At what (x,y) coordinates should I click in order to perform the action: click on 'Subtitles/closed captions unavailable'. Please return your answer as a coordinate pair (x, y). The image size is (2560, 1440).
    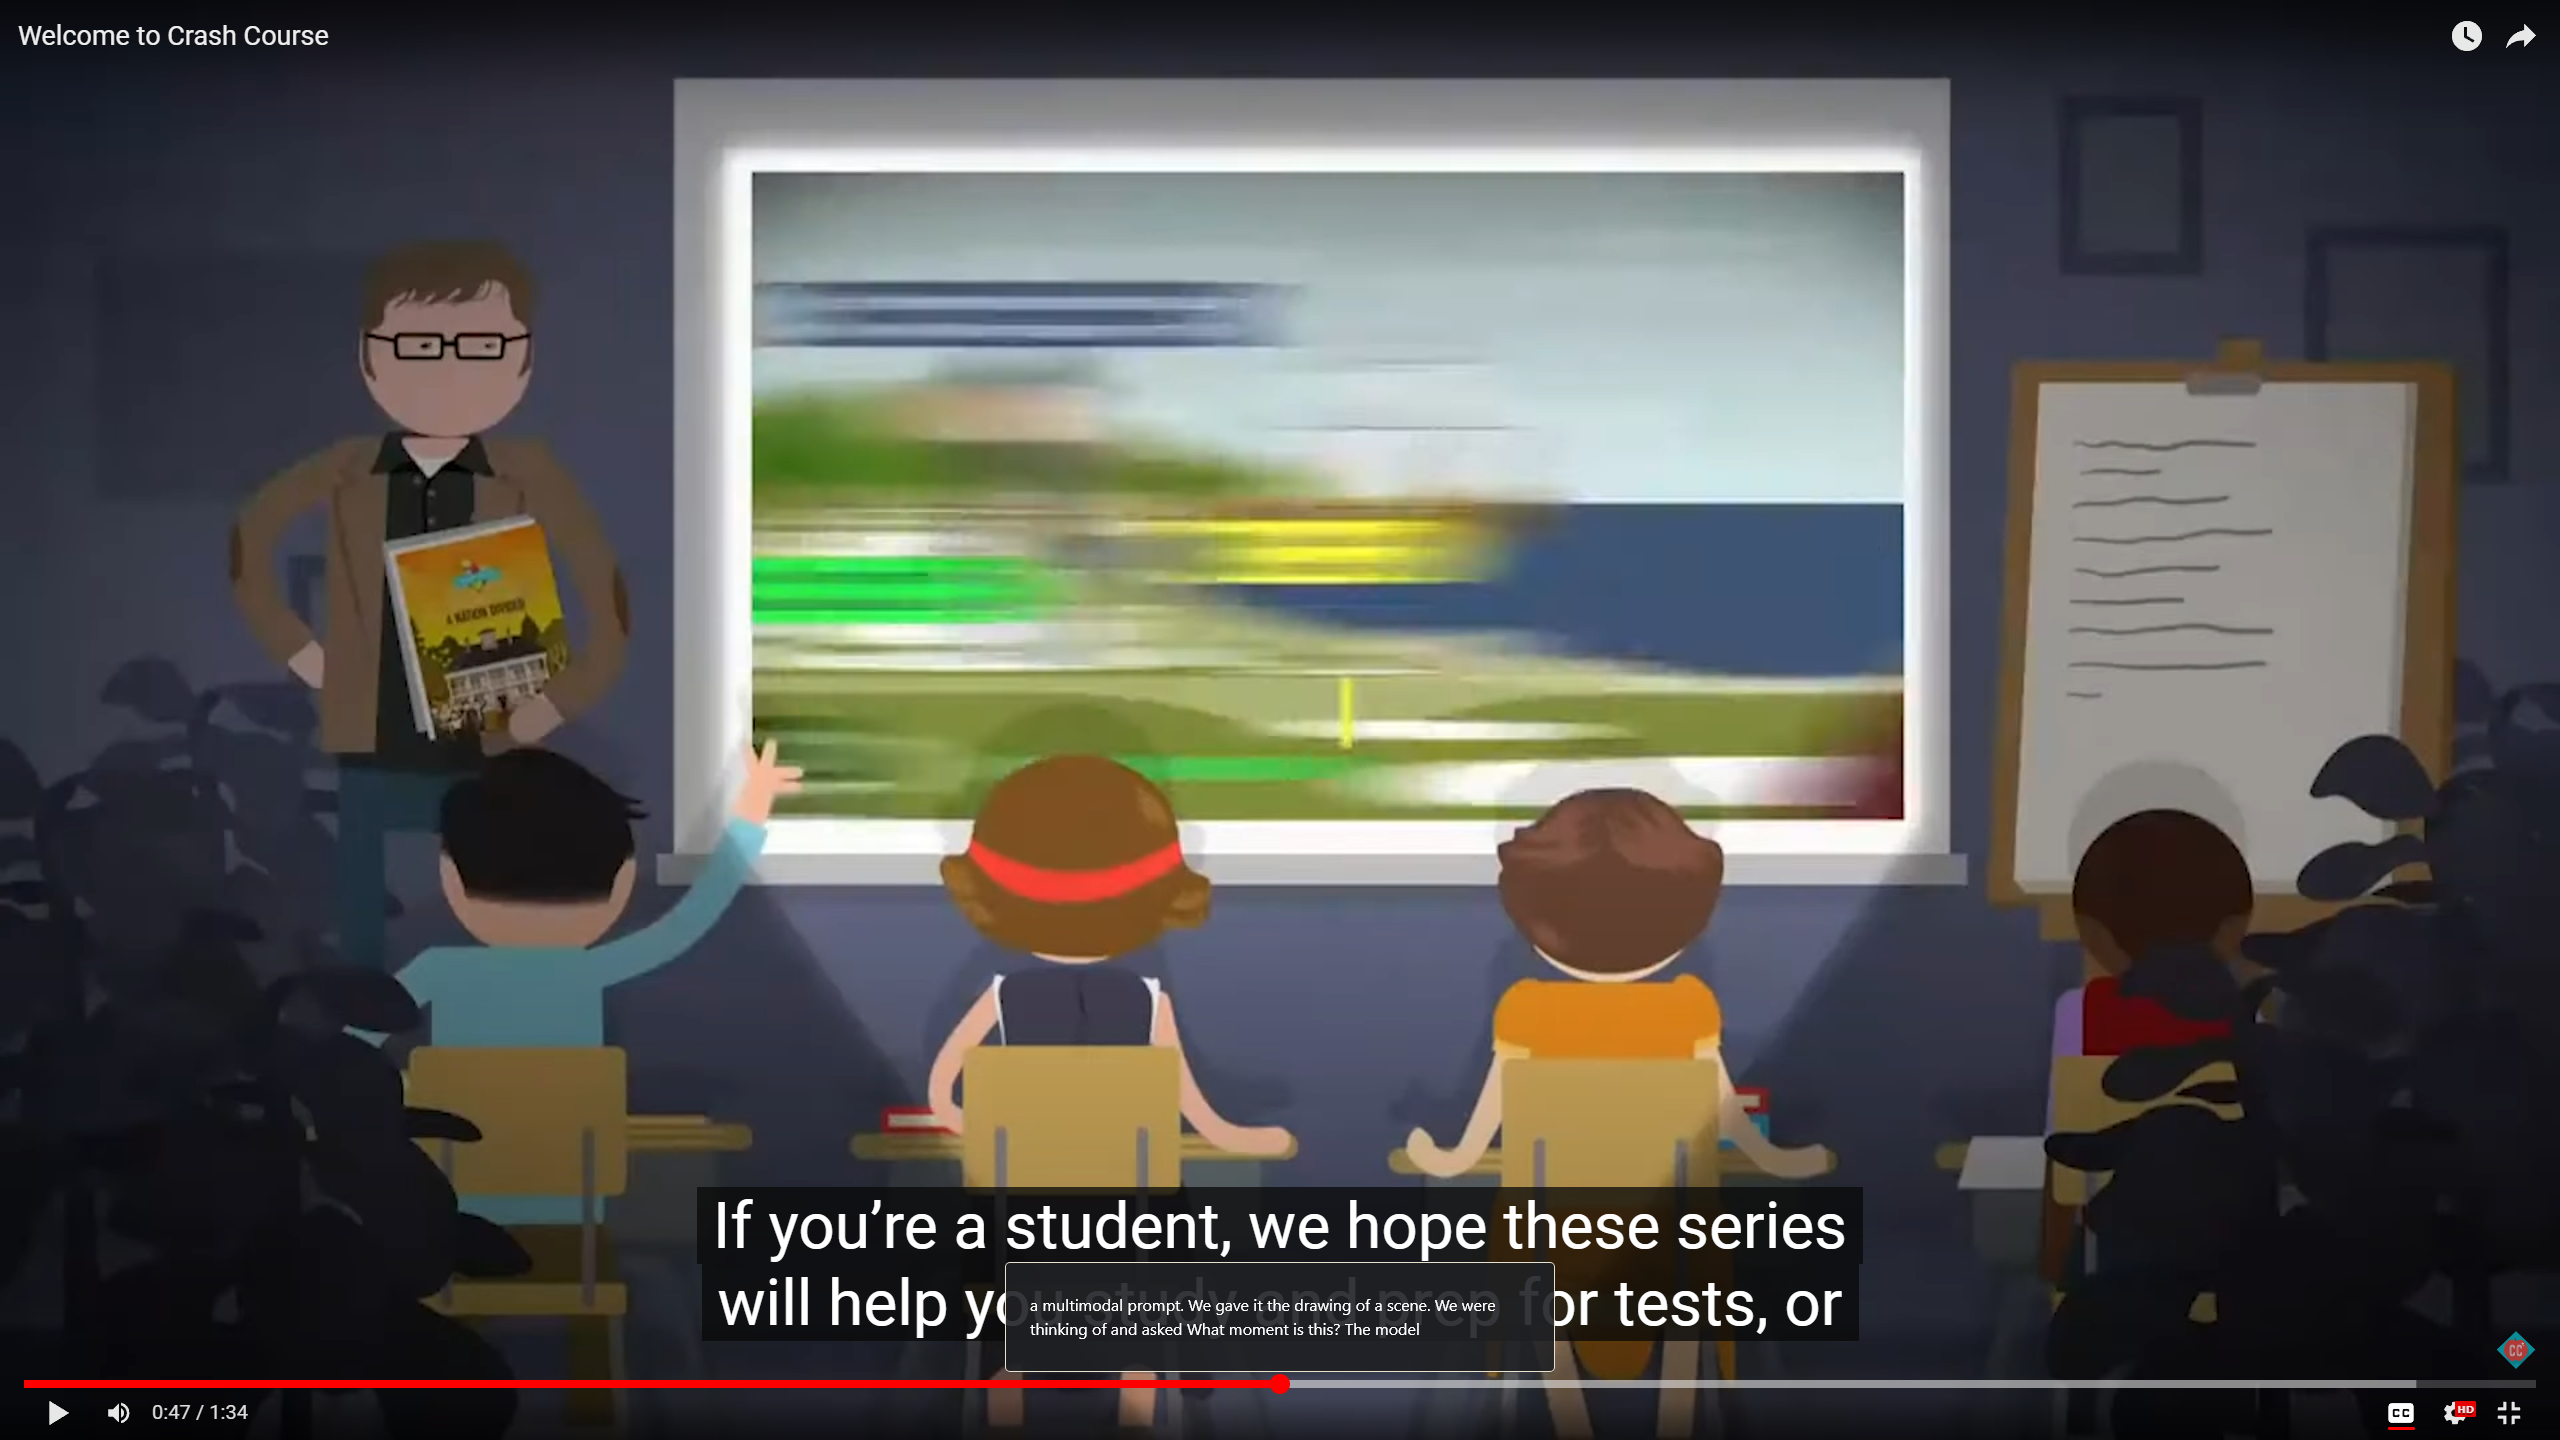
    Looking at the image, I should click on (2400, 1412).